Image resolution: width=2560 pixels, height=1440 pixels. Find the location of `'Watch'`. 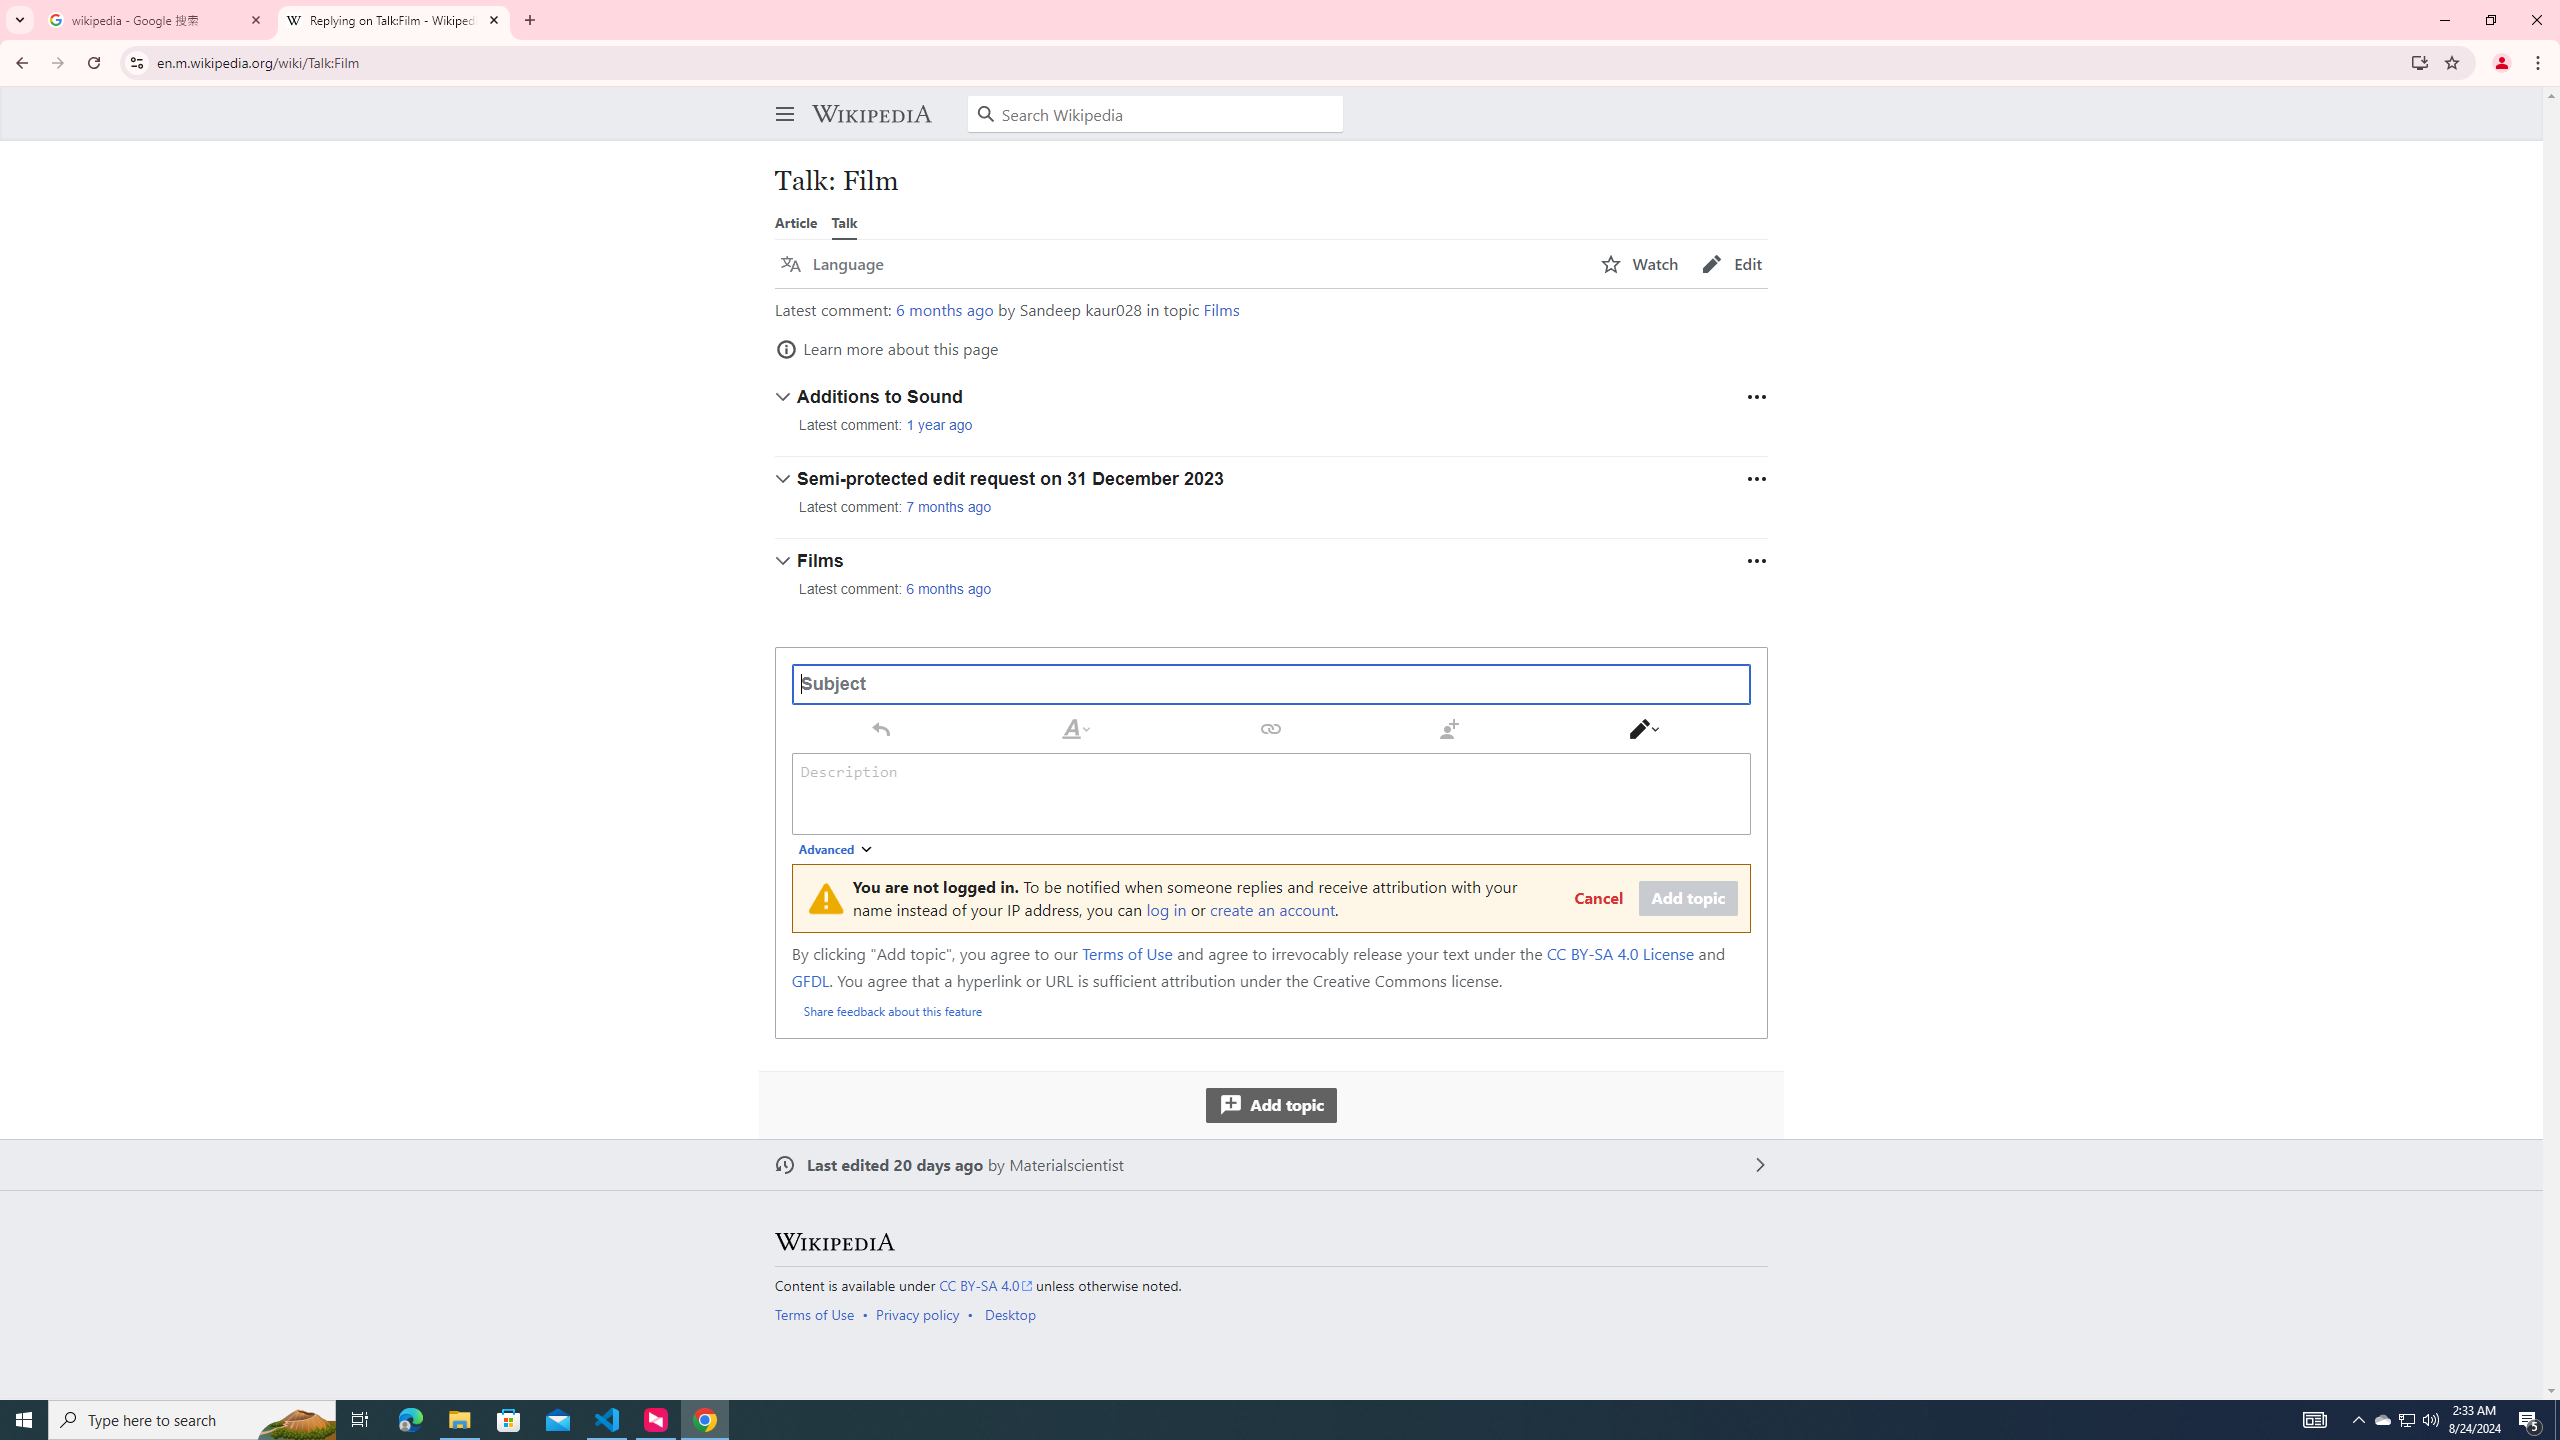

'Watch' is located at coordinates (1638, 264).